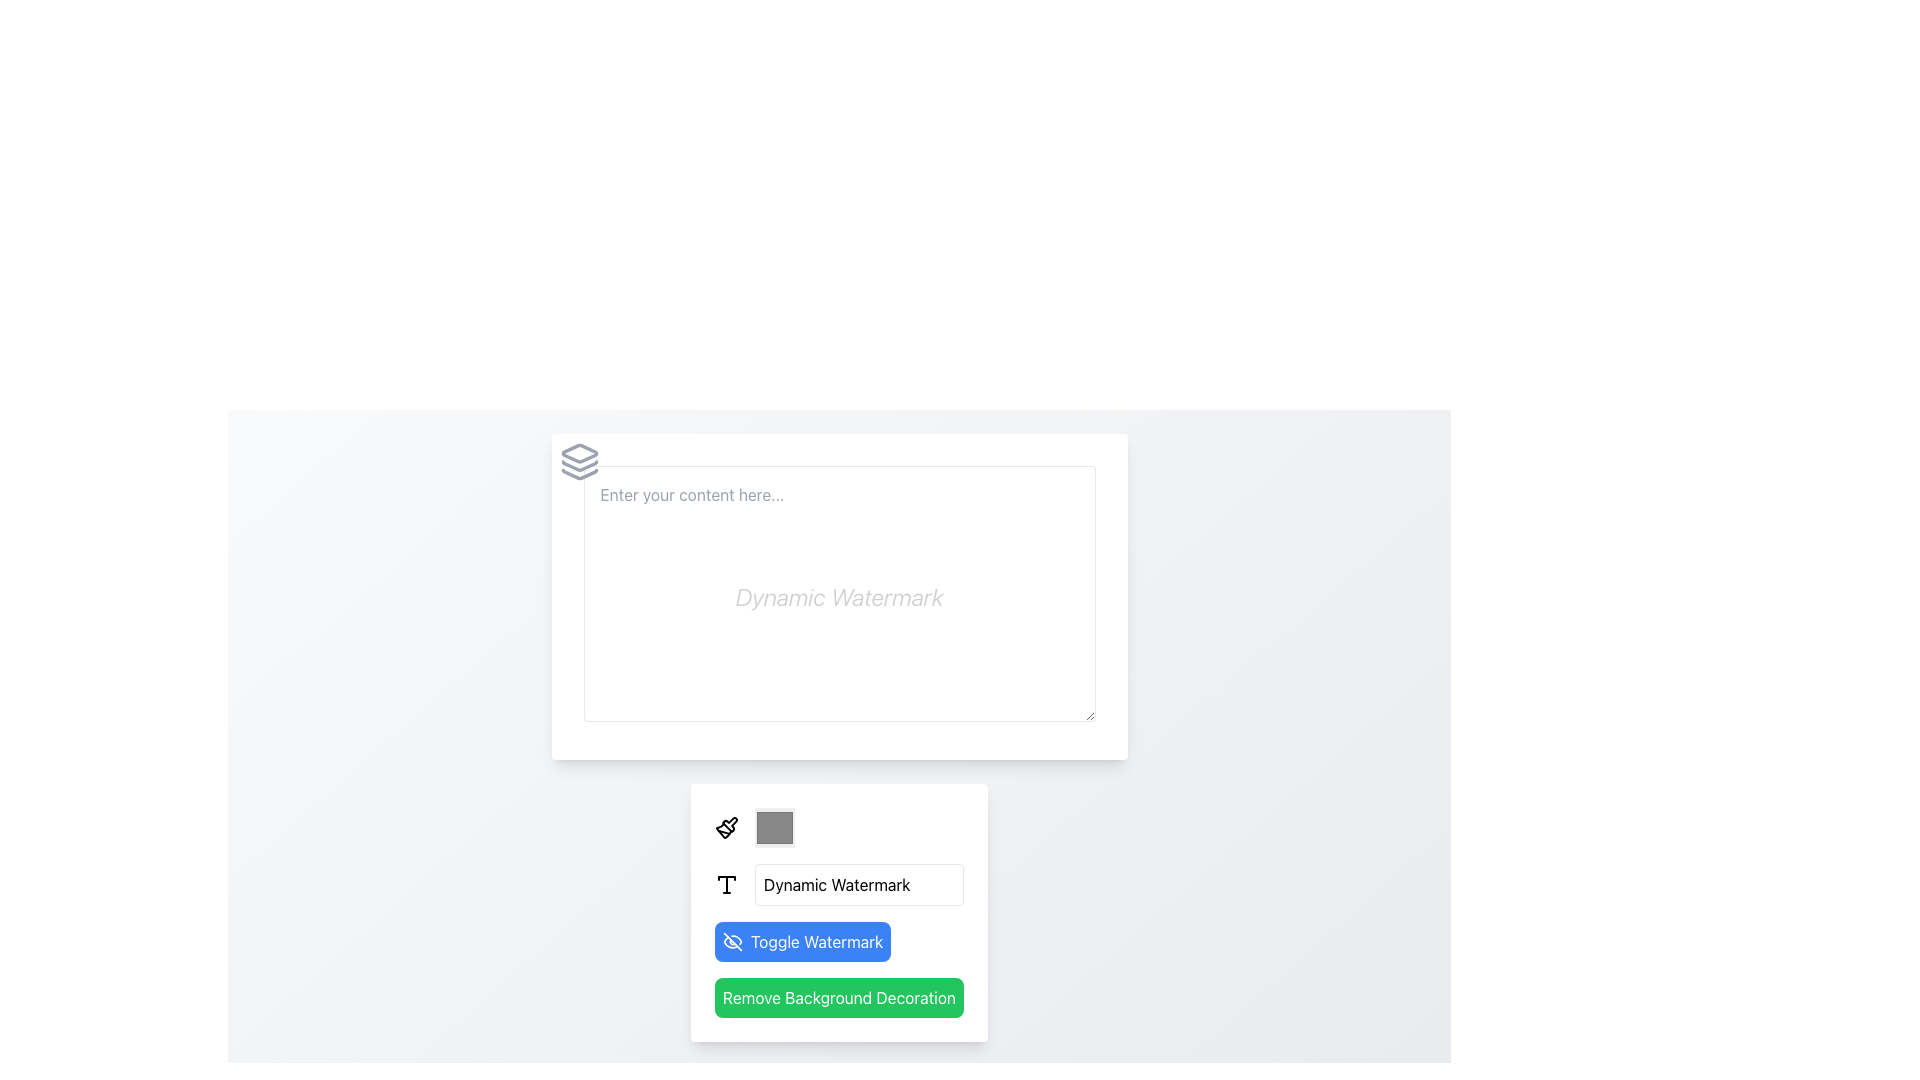  Describe the element at coordinates (839, 913) in the screenshot. I see `the control panel section containing buttons and inputs` at that location.